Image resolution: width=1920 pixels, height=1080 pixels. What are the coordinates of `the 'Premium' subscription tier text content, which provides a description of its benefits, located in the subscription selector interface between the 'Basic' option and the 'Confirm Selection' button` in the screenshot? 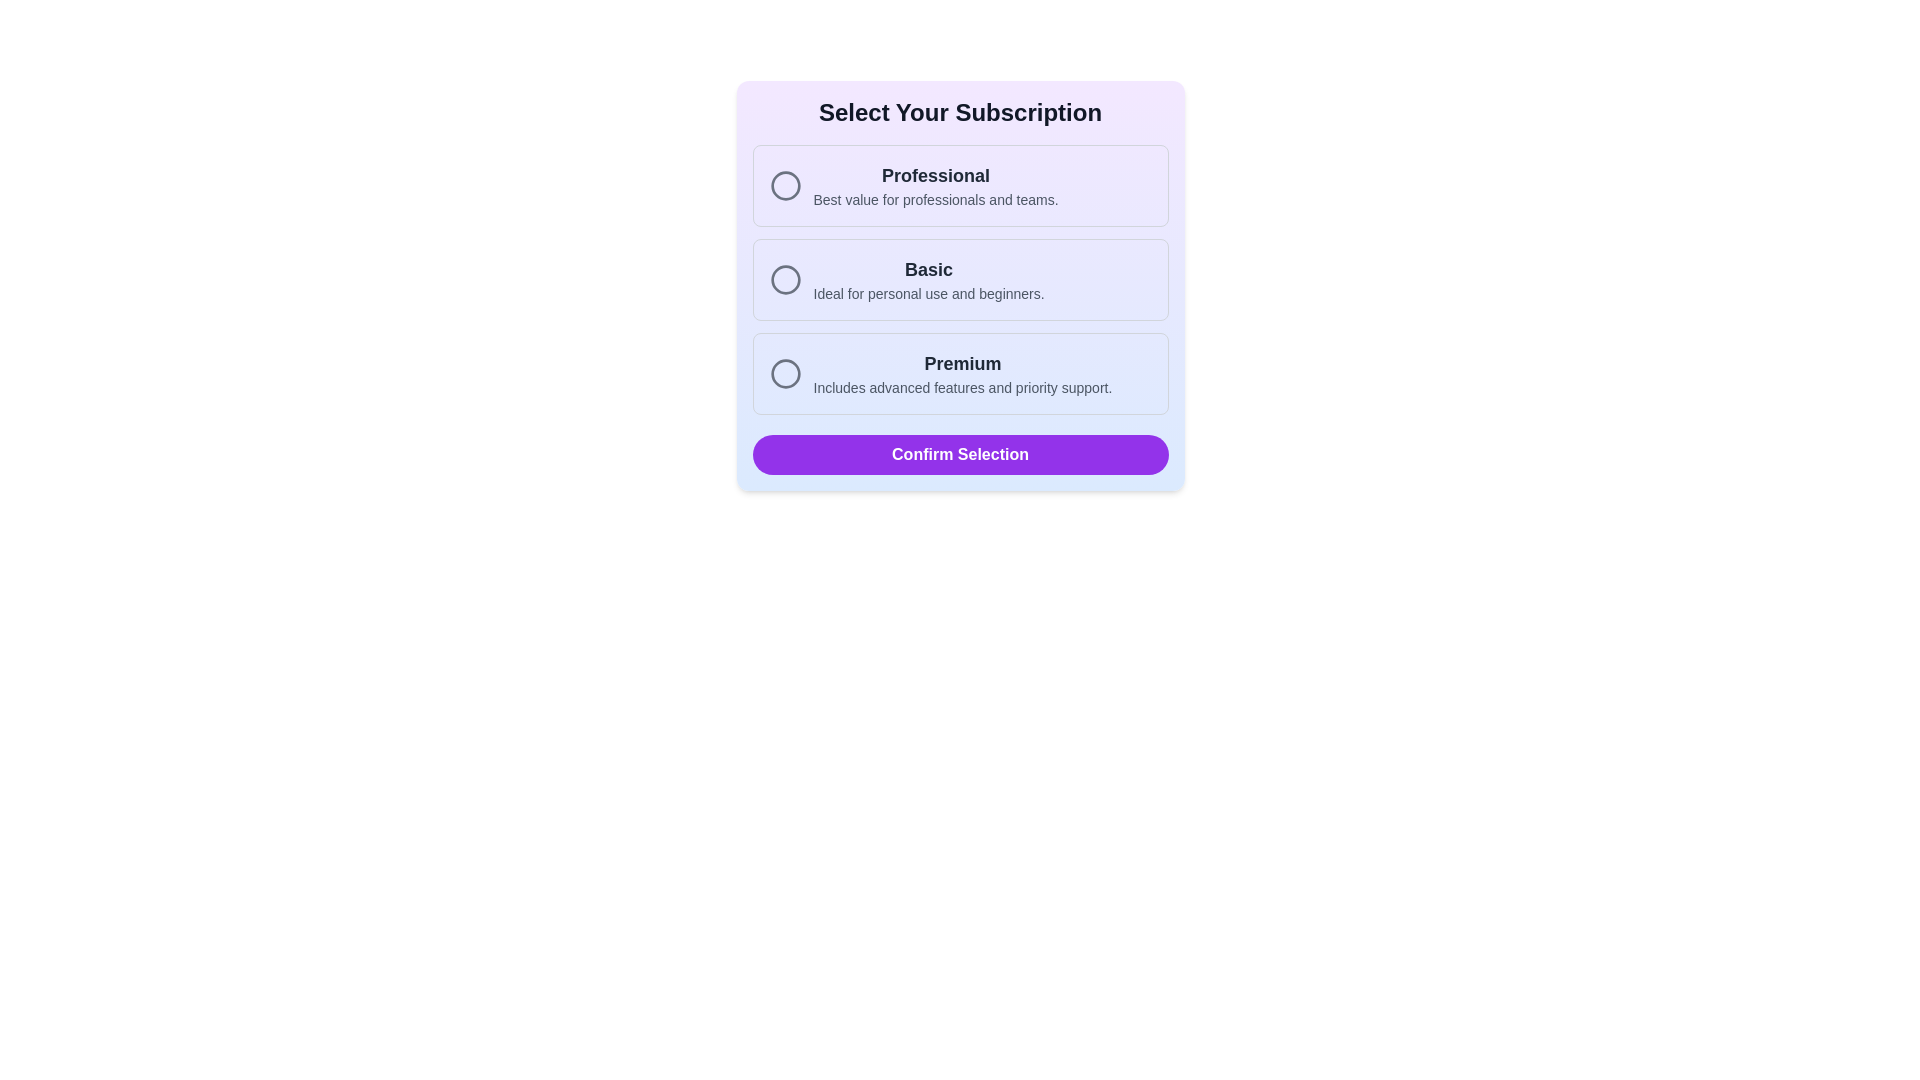 It's located at (962, 374).